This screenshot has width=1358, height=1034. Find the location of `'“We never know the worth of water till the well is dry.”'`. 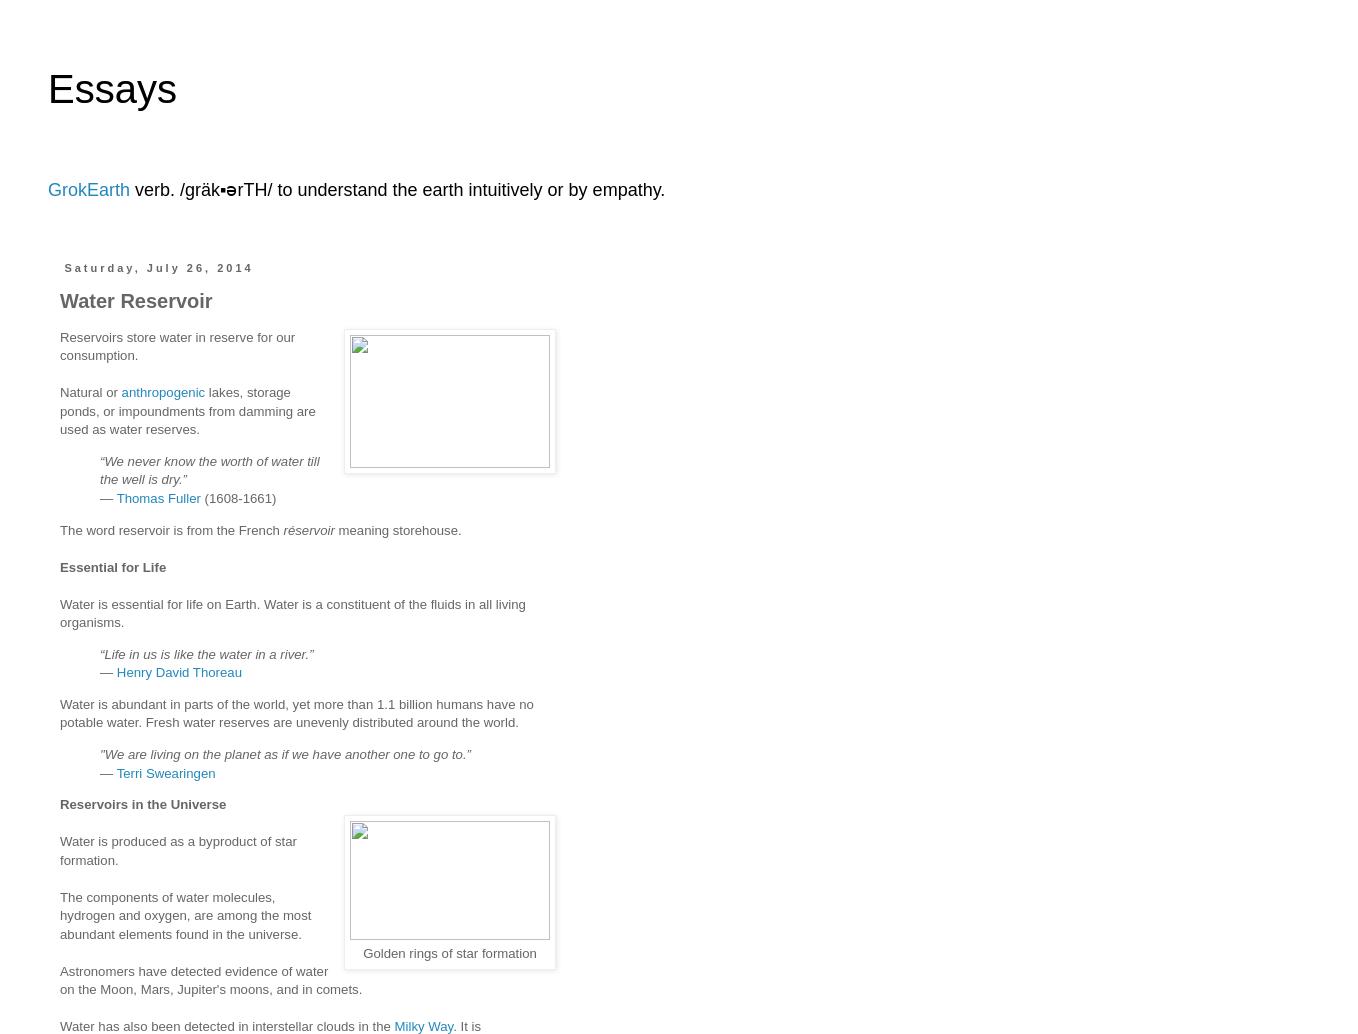

'“We never know the worth of water till the well is dry.”' is located at coordinates (208, 469).